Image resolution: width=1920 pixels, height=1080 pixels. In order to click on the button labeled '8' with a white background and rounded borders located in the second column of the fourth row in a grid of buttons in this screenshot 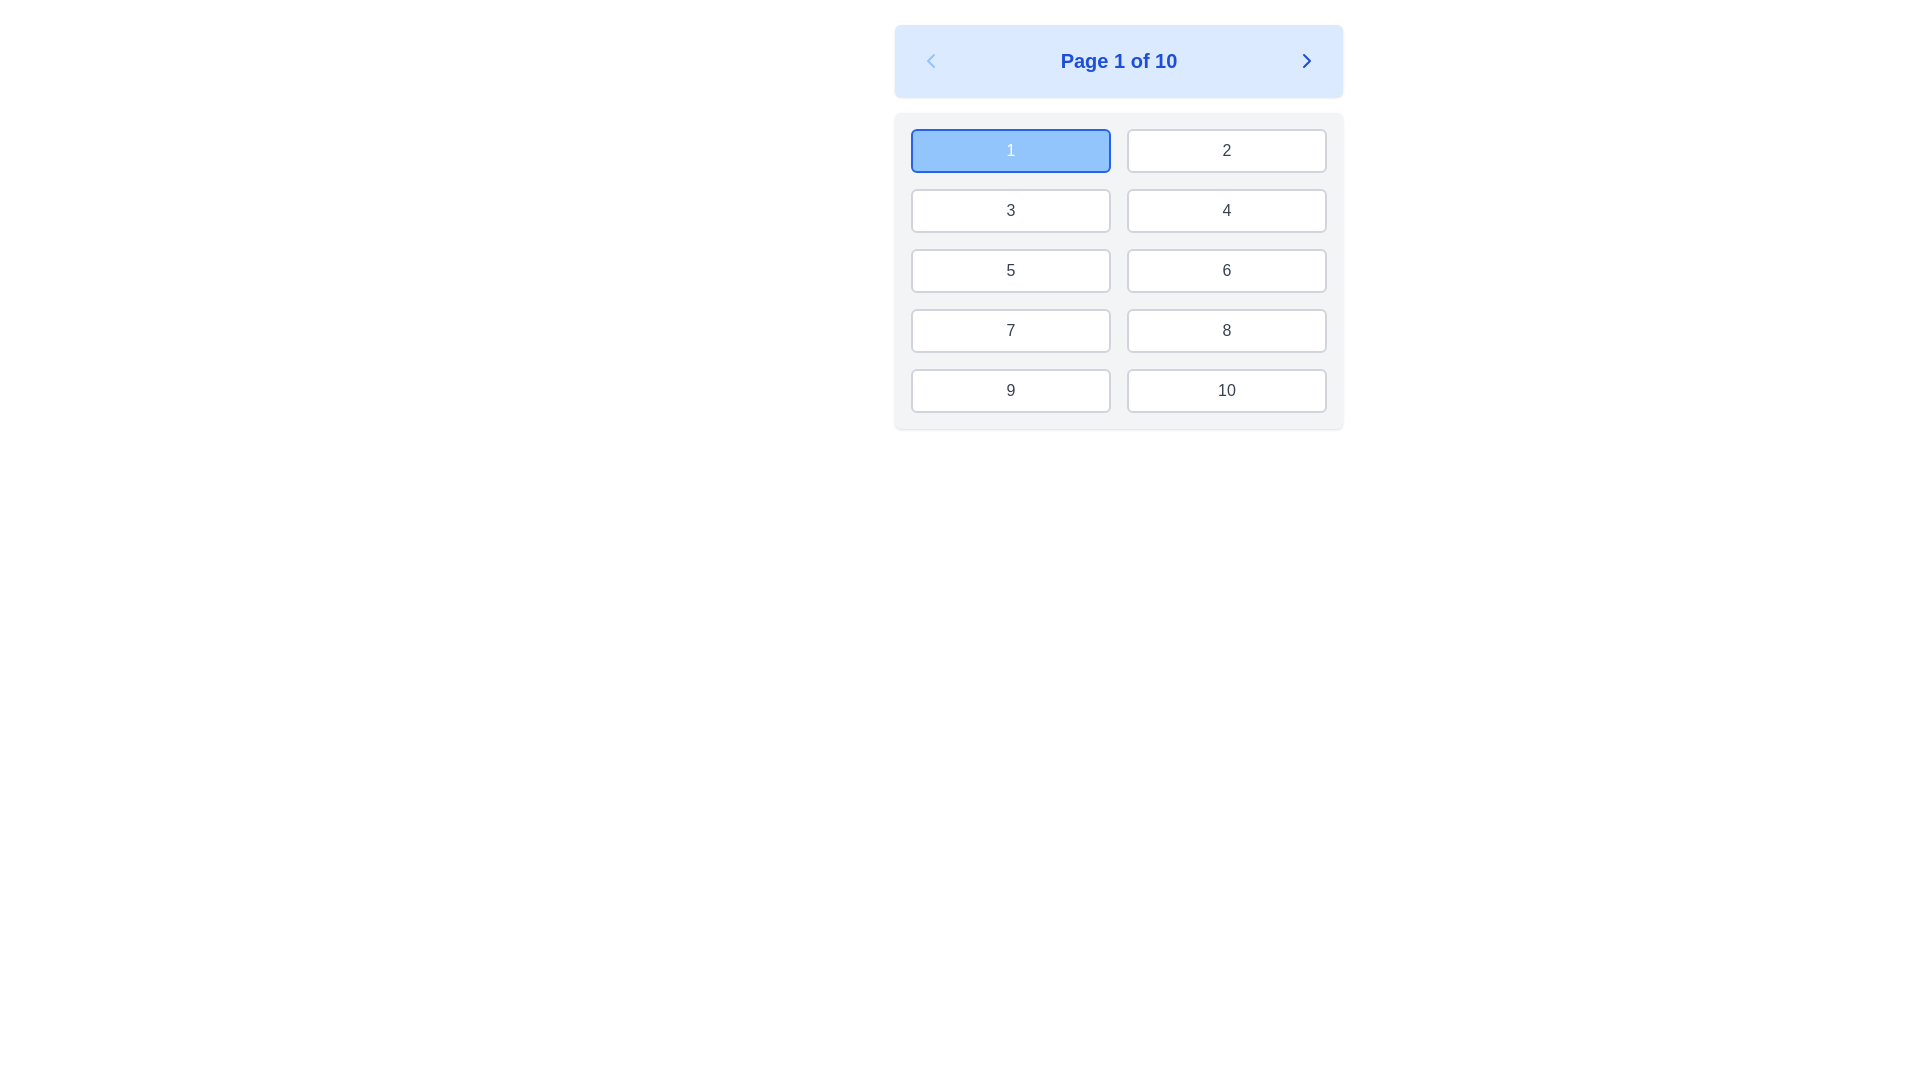, I will do `click(1226, 330)`.